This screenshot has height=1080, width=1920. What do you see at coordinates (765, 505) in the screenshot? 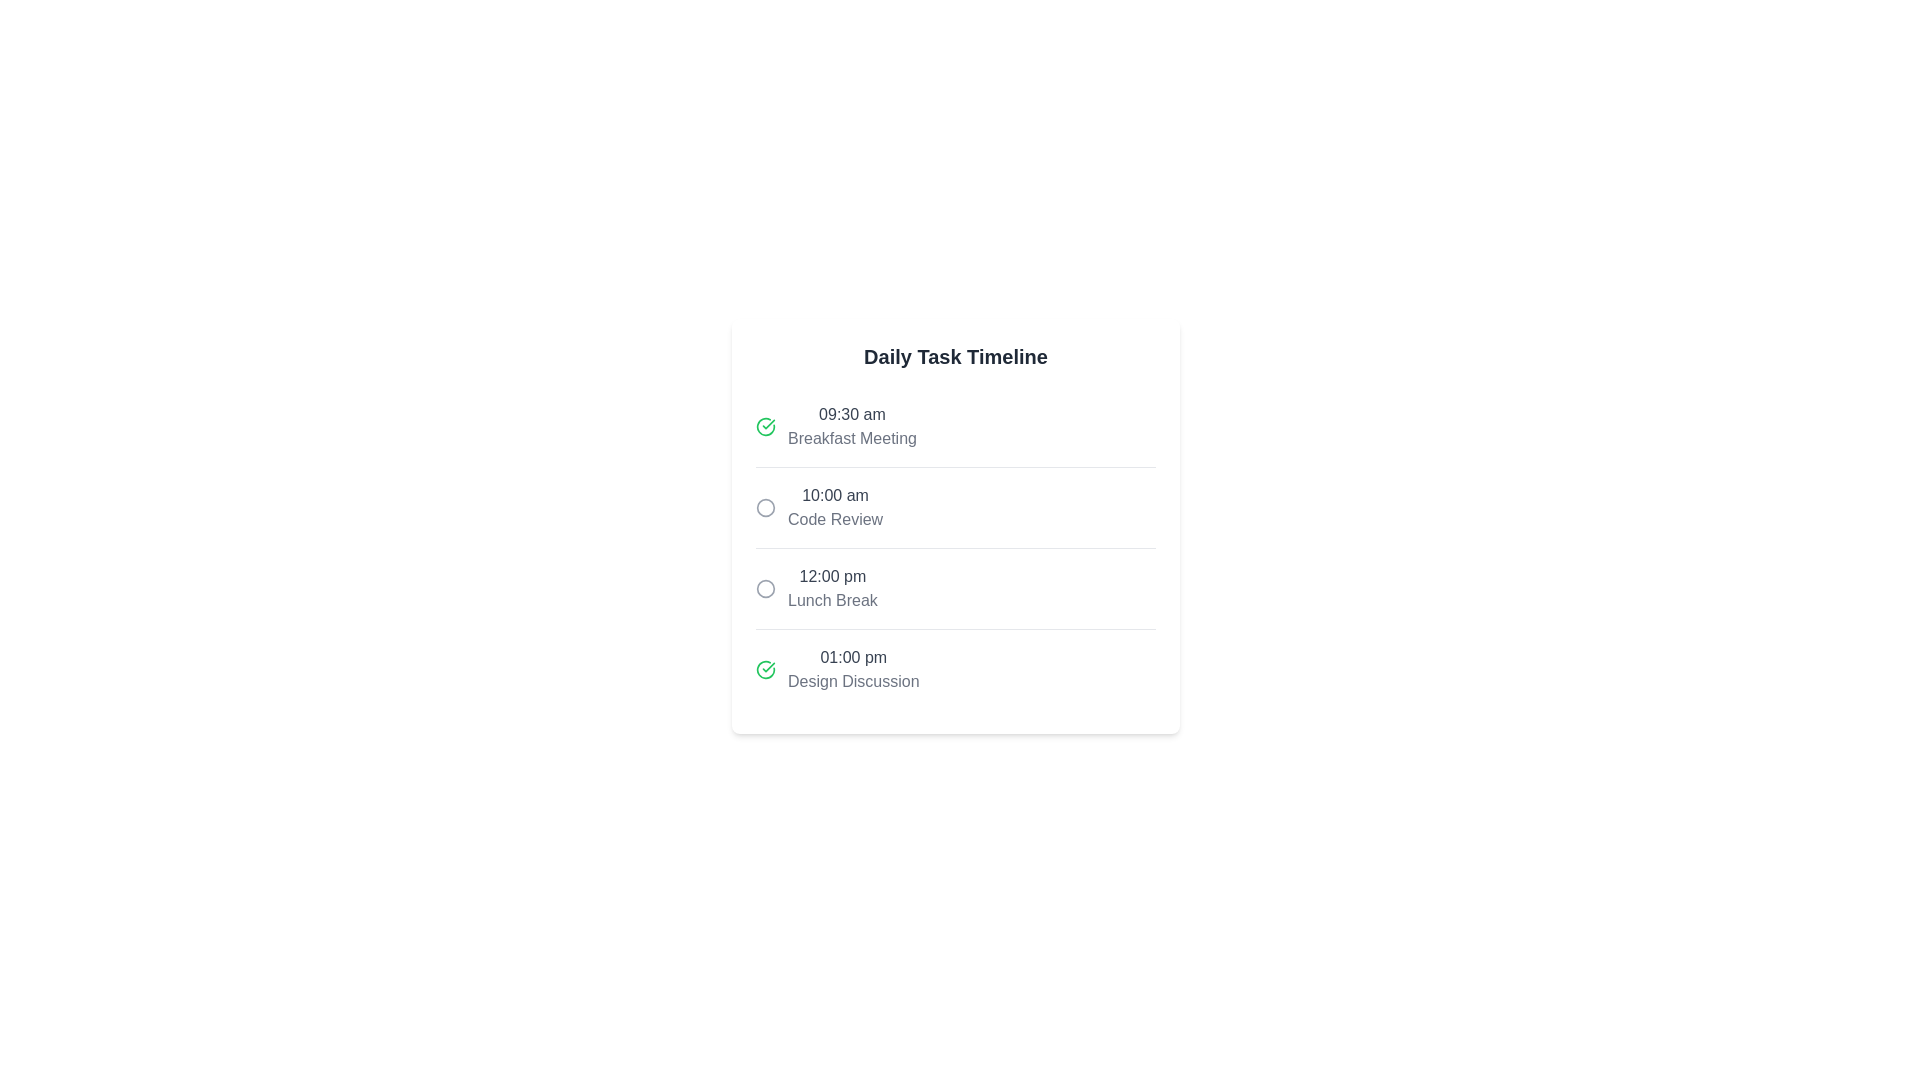
I see `the Circular SVG icon associated with the timeline entry labeled '10:00 am - Code Review'` at bounding box center [765, 505].